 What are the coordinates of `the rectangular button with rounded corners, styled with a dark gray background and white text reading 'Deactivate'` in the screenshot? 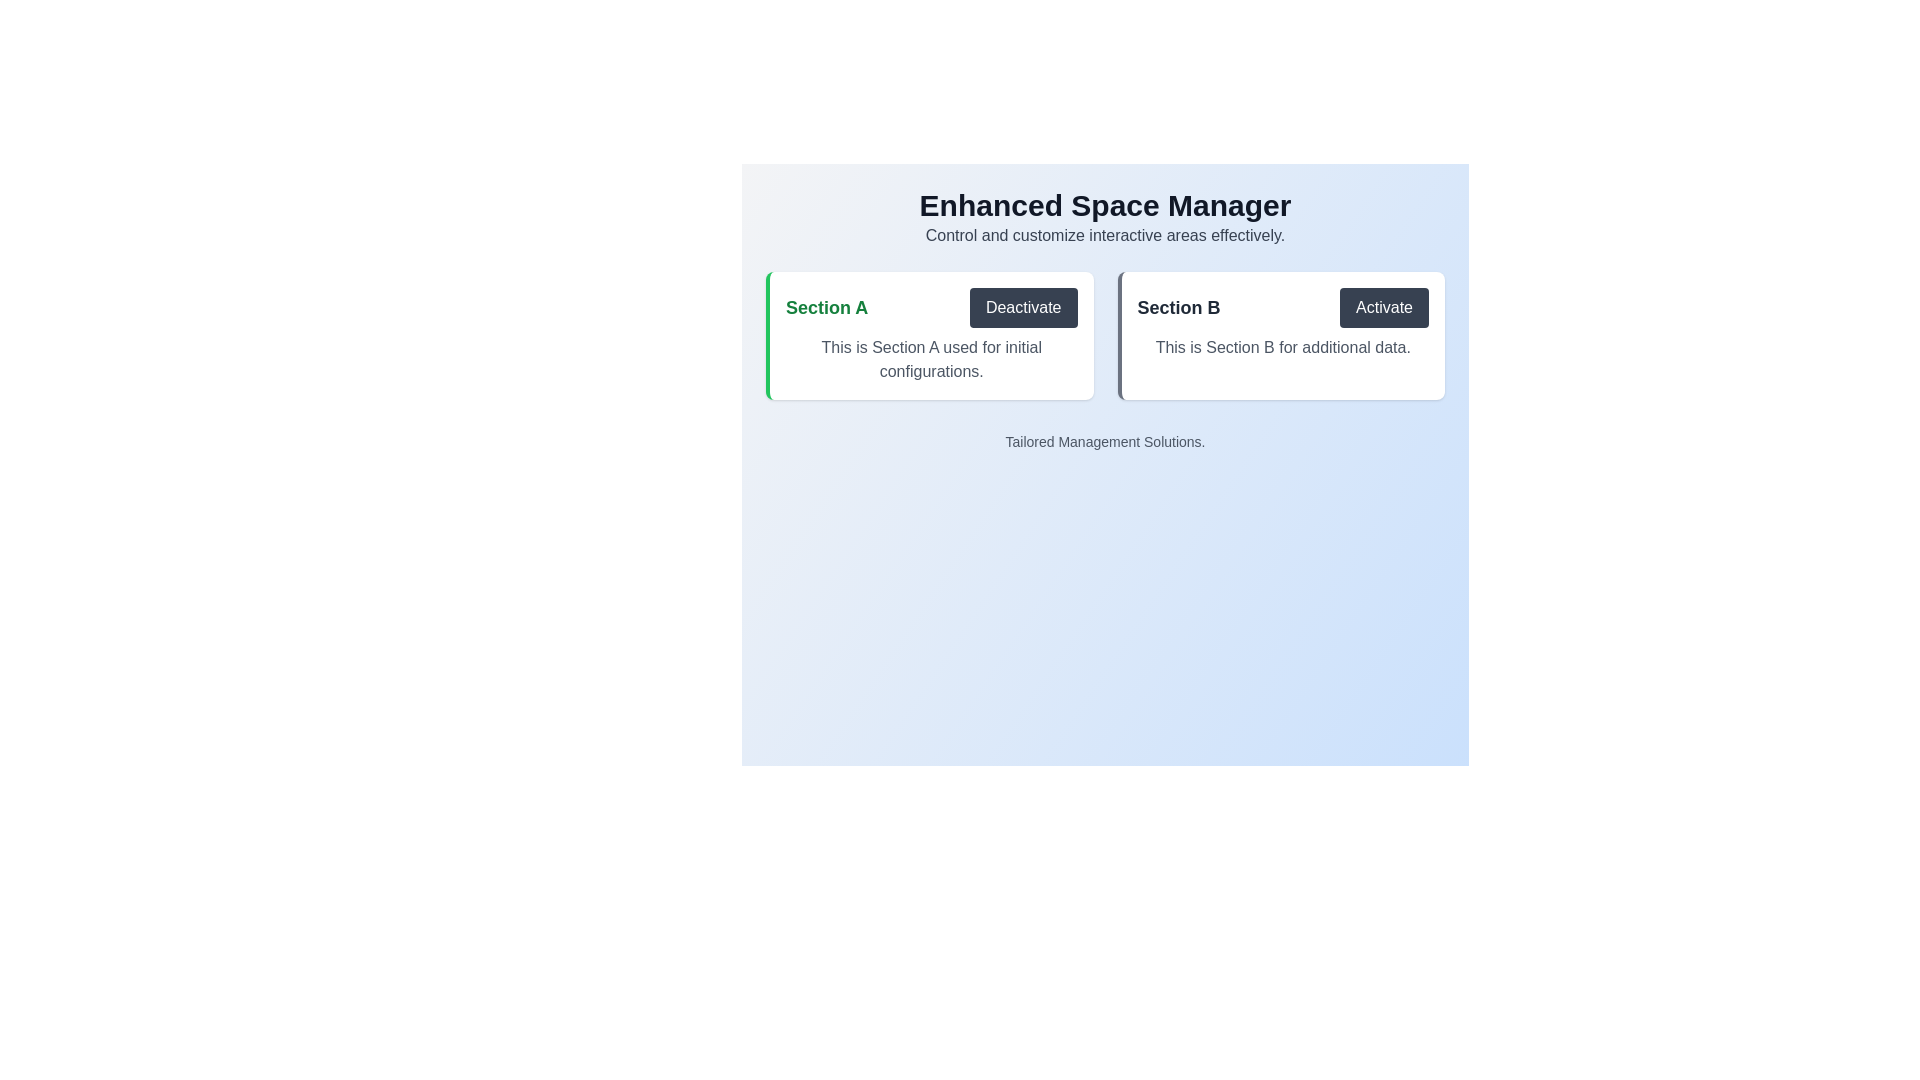 It's located at (1023, 308).